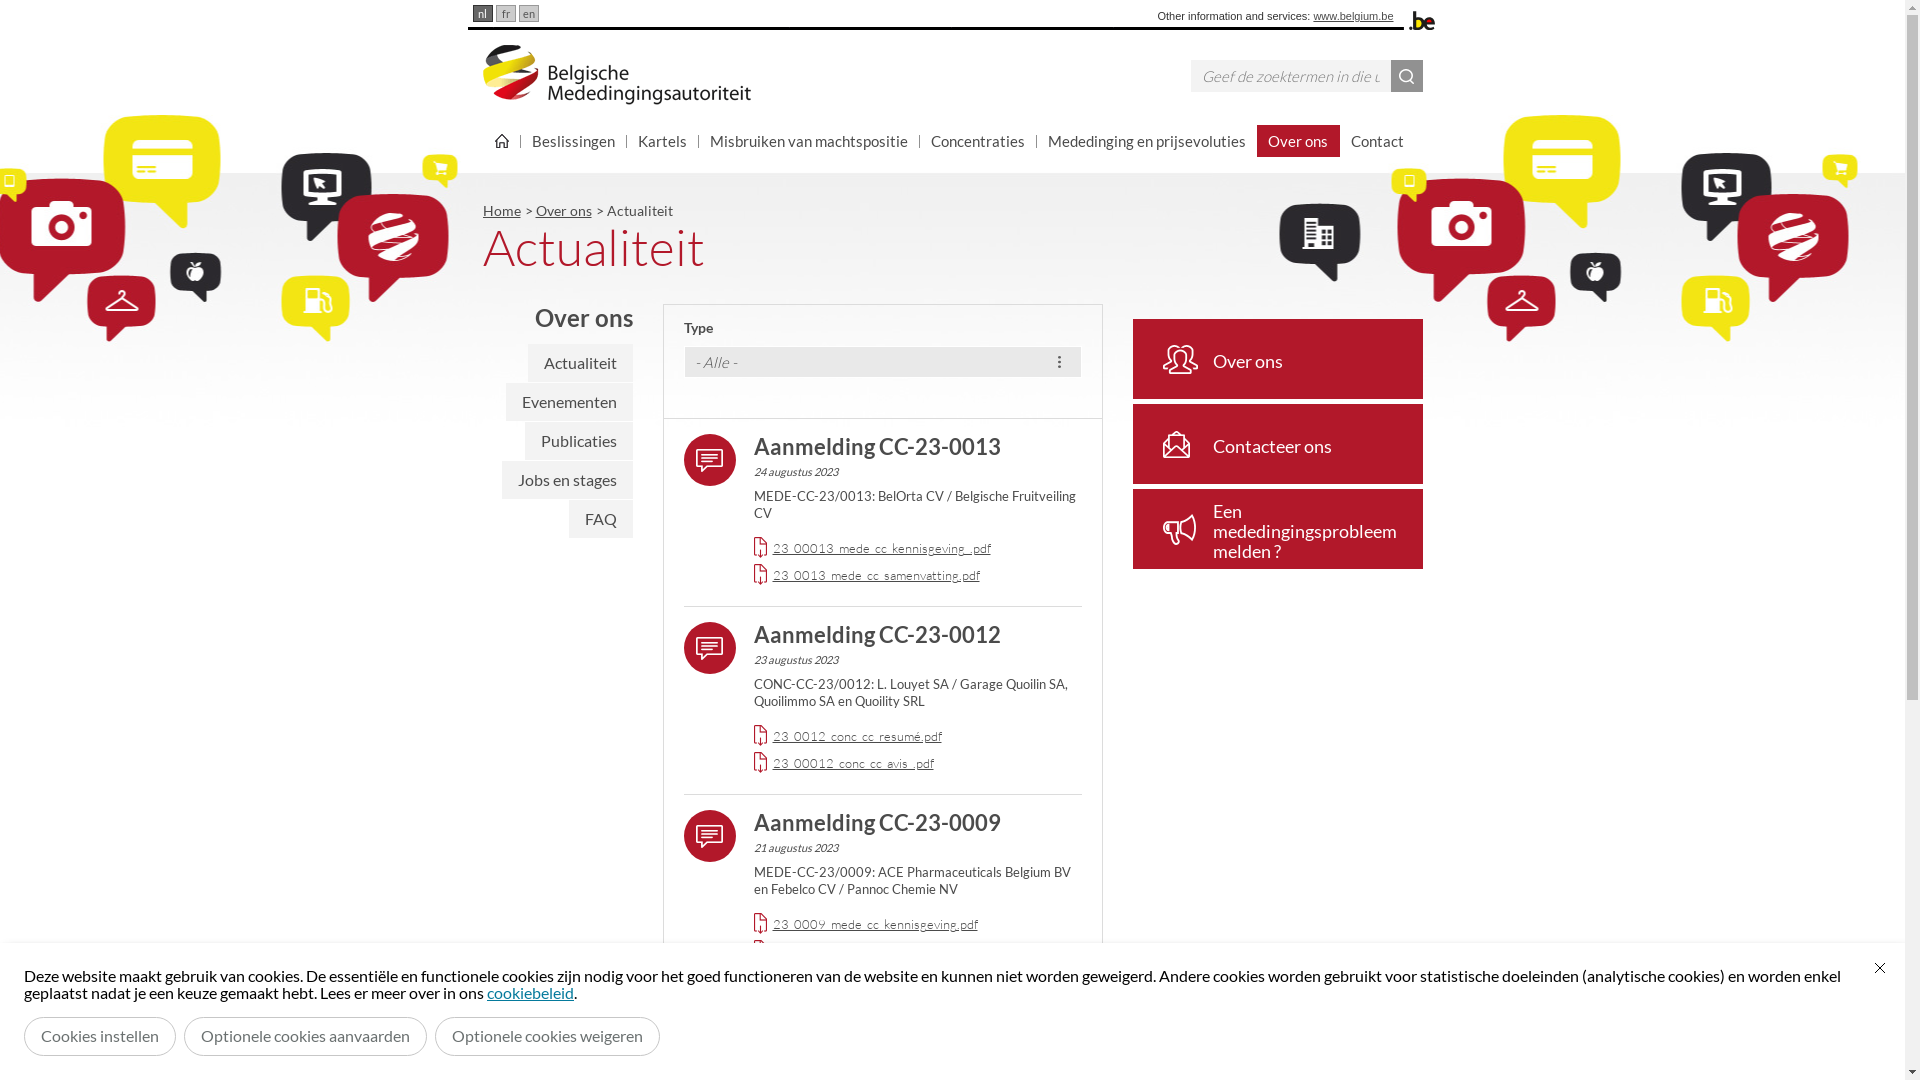  I want to click on '23_00013_mede_cc_kennisgeving_.pdf', so click(880, 547).